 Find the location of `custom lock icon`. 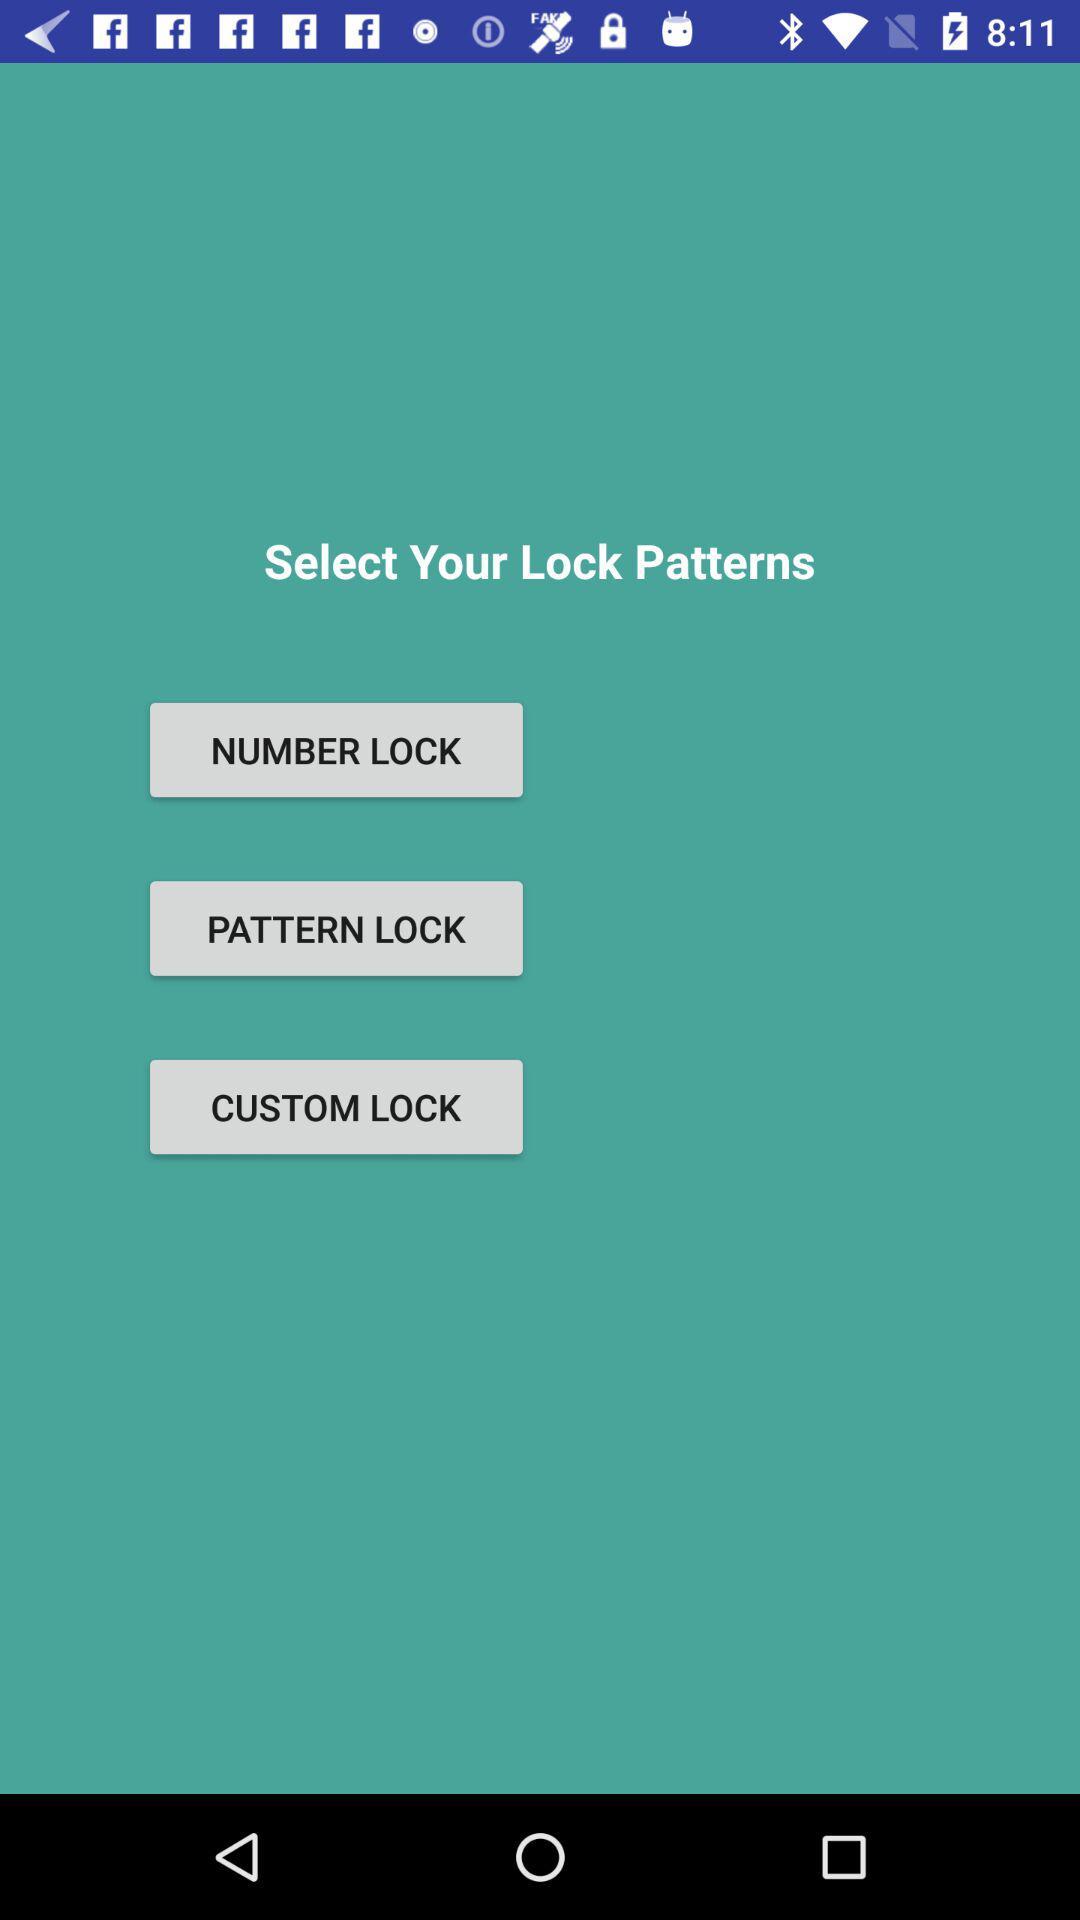

custom lock icon is located at coordinates (335, 1106).